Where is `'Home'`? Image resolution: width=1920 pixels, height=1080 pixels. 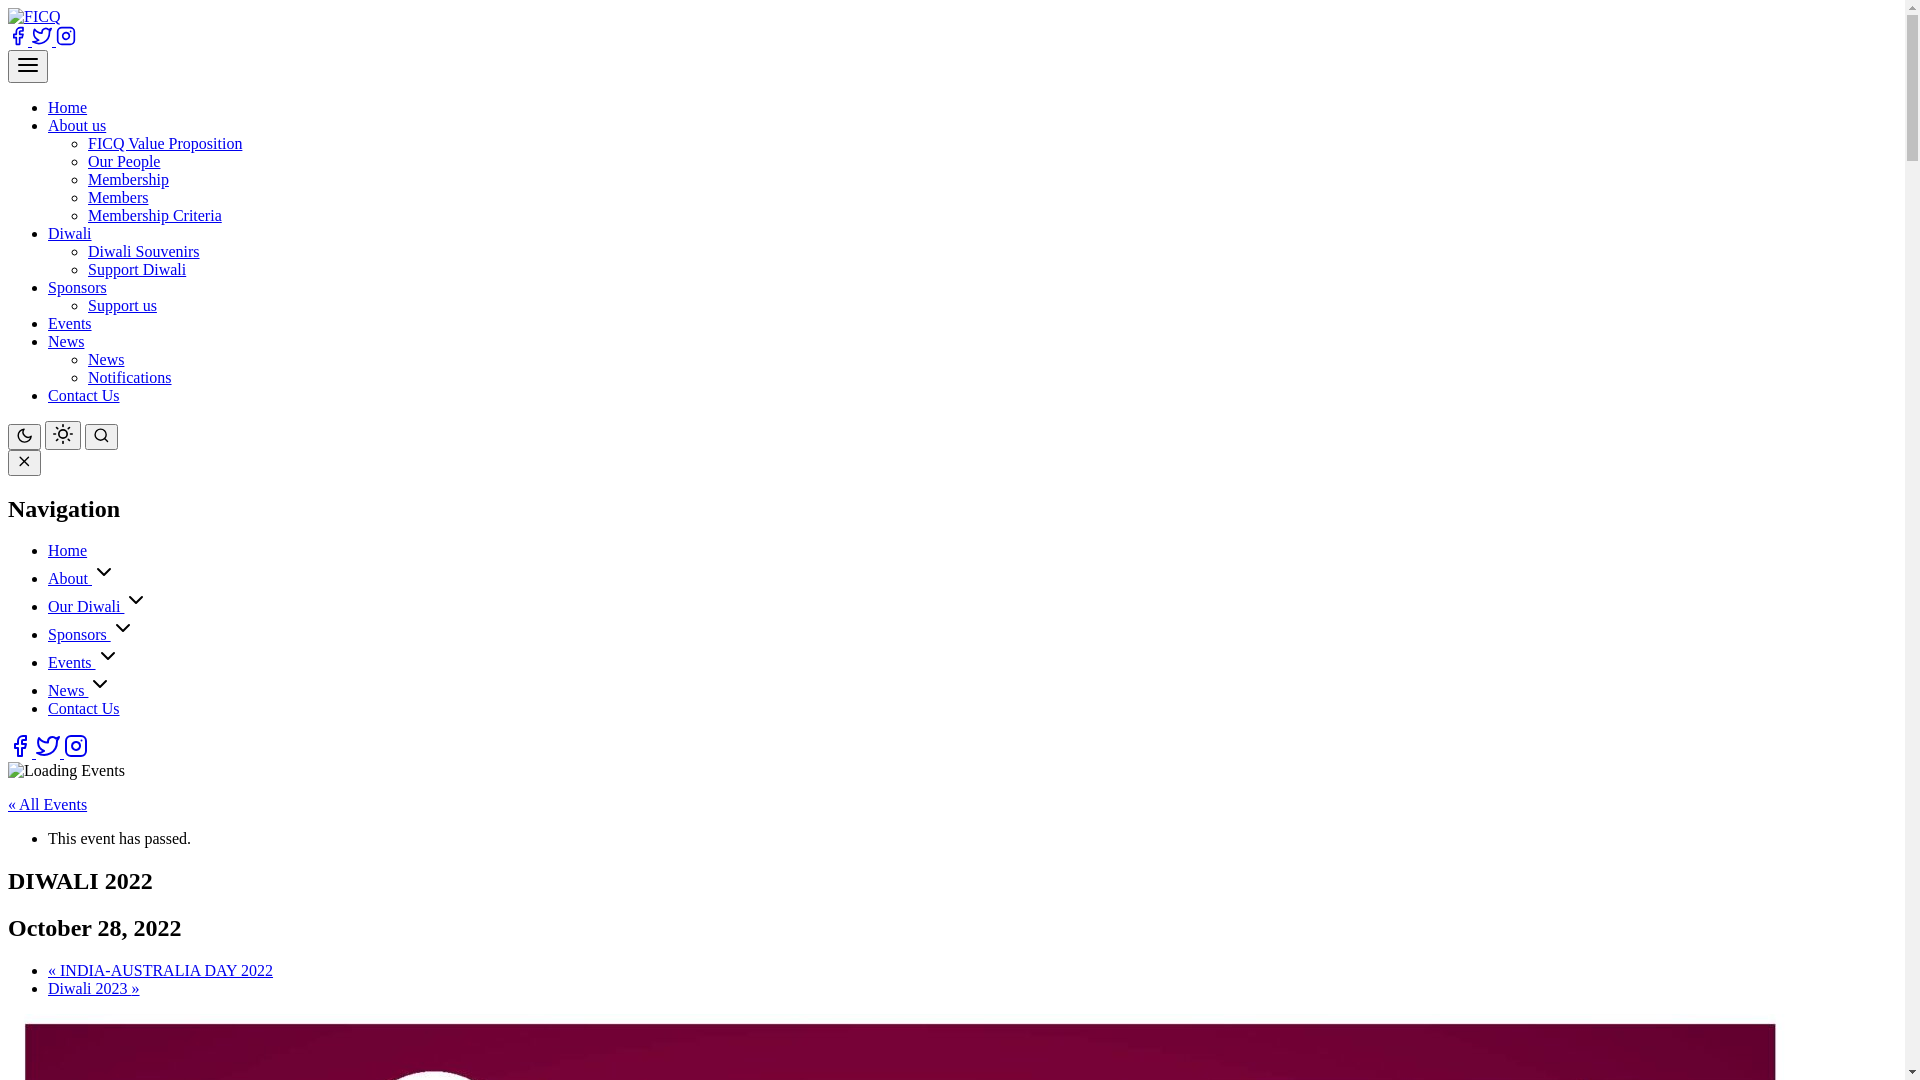 'Home' is located at coordinates (67, 107).